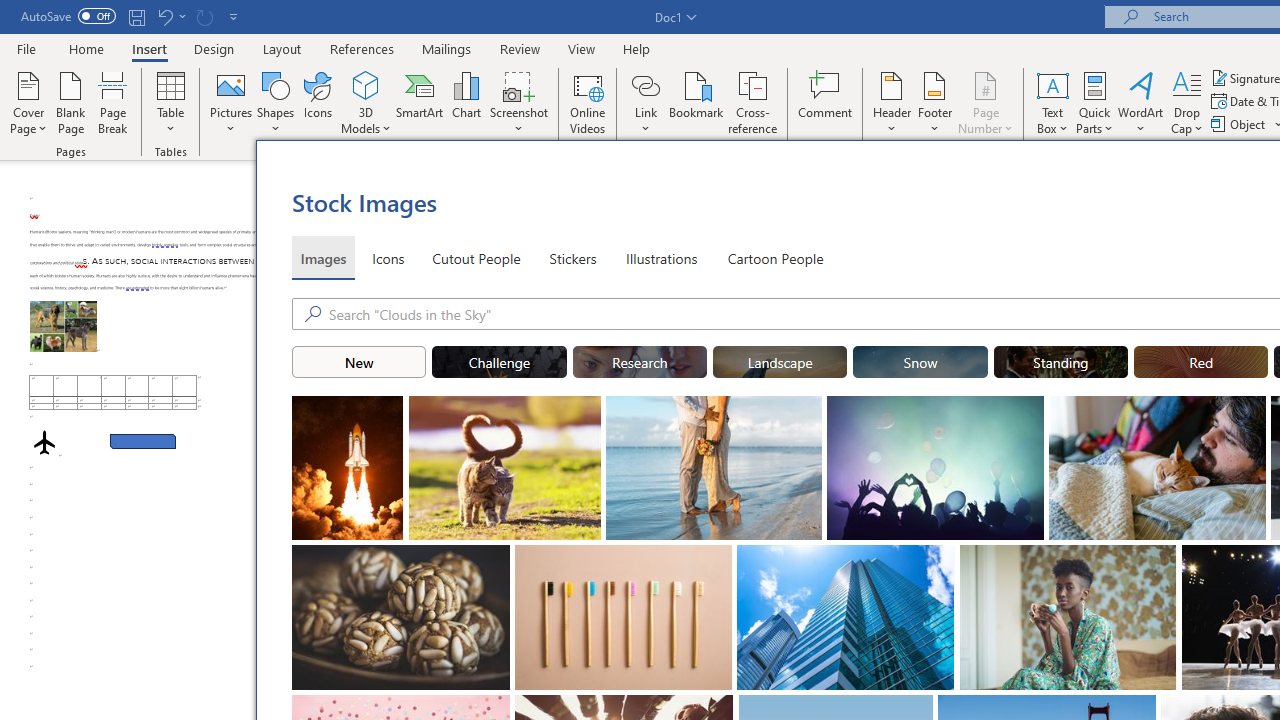 Image resolution: width=1280 pixels, height=720 pixels. I want to click on 'Morphological variation in six dogs', so click(63, 325).